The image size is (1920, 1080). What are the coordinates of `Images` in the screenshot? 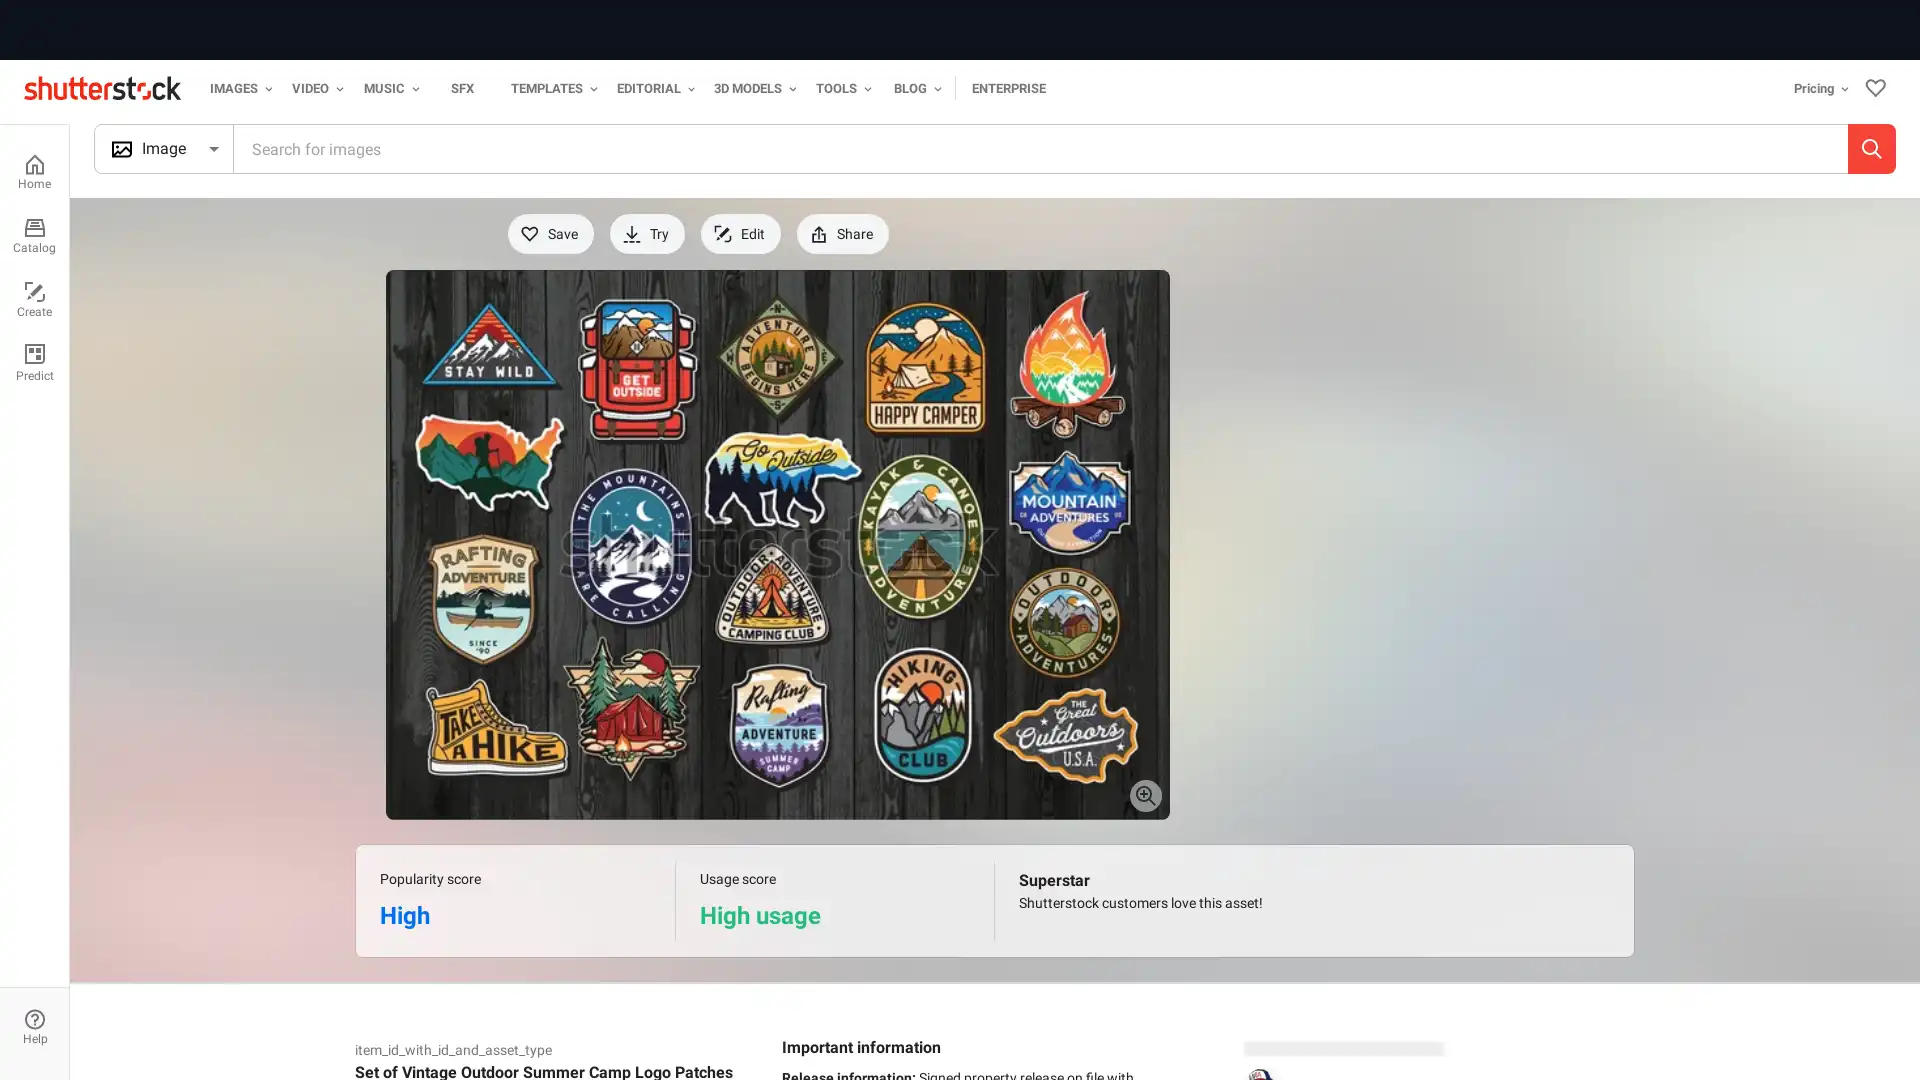 It's located at (238, 87).